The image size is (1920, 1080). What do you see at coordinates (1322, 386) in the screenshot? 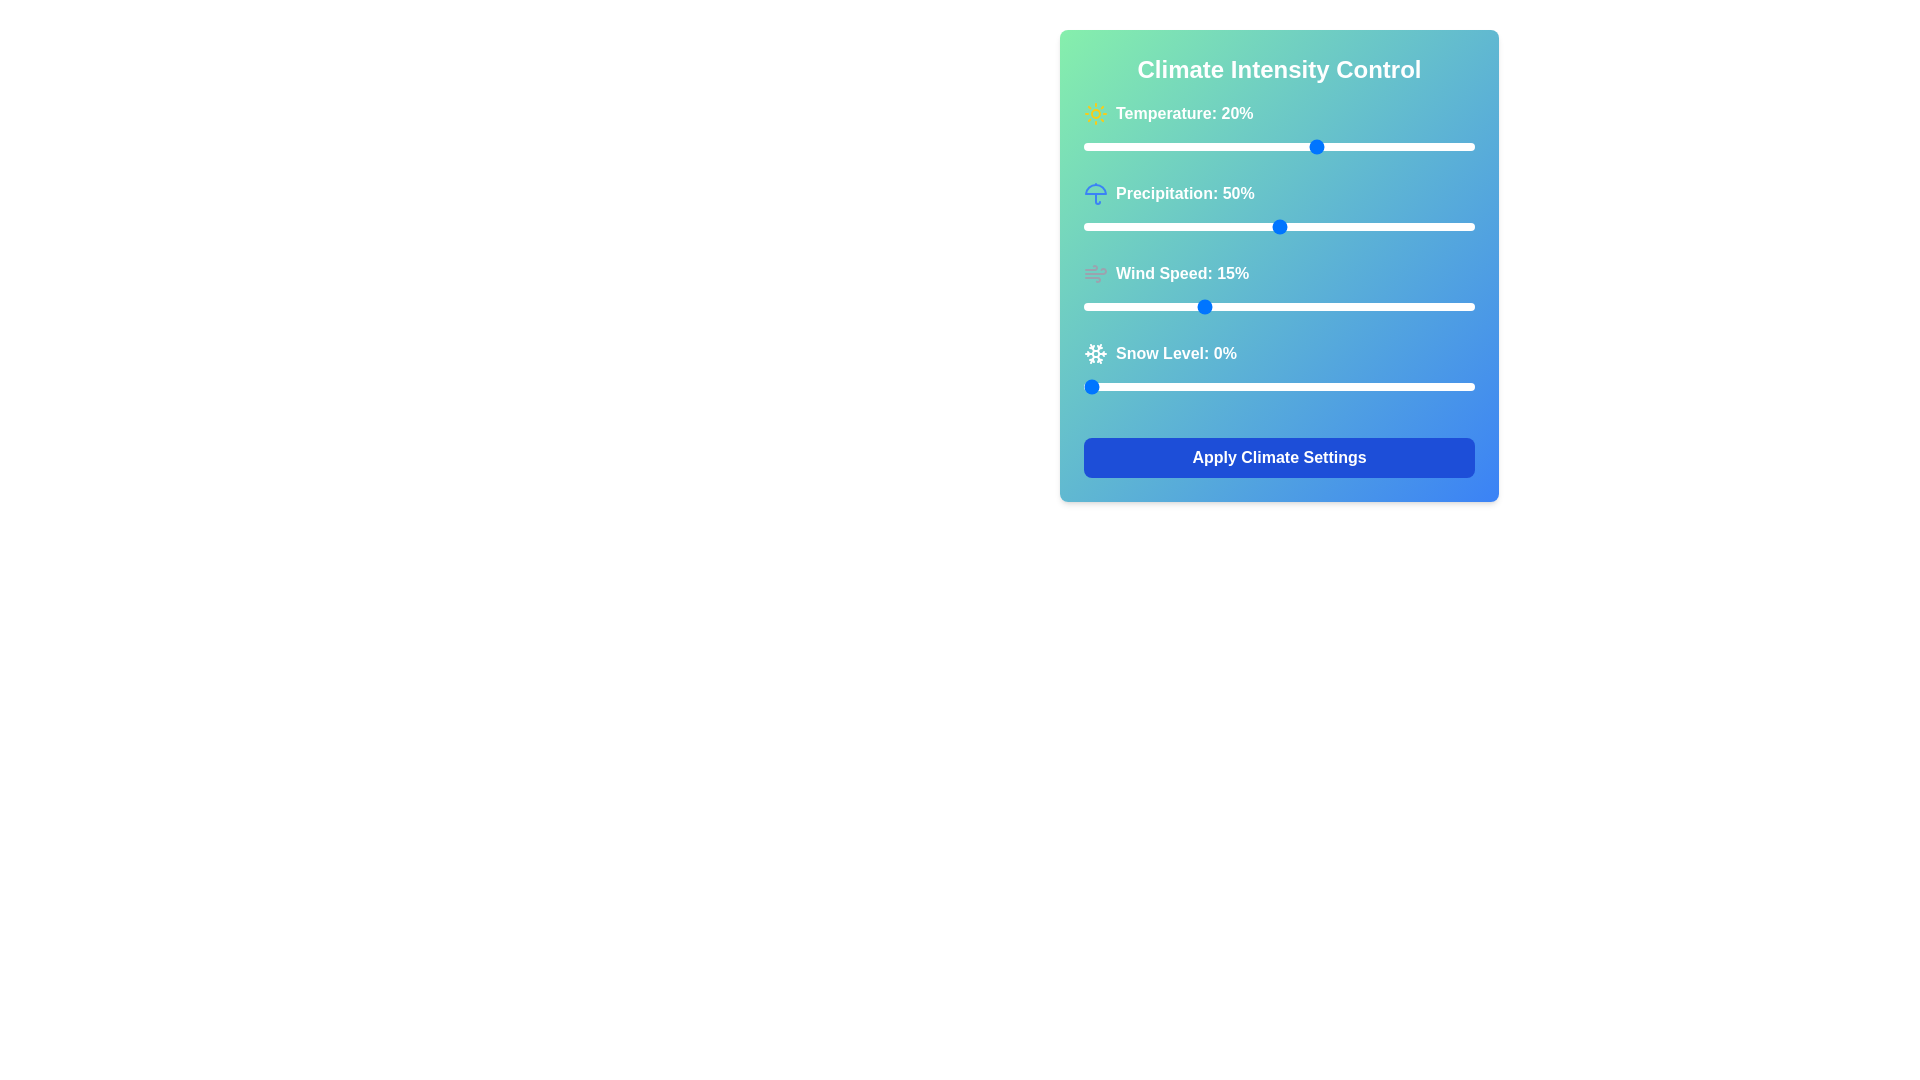
I see `the snow level` at bounding box center [1322, 386].